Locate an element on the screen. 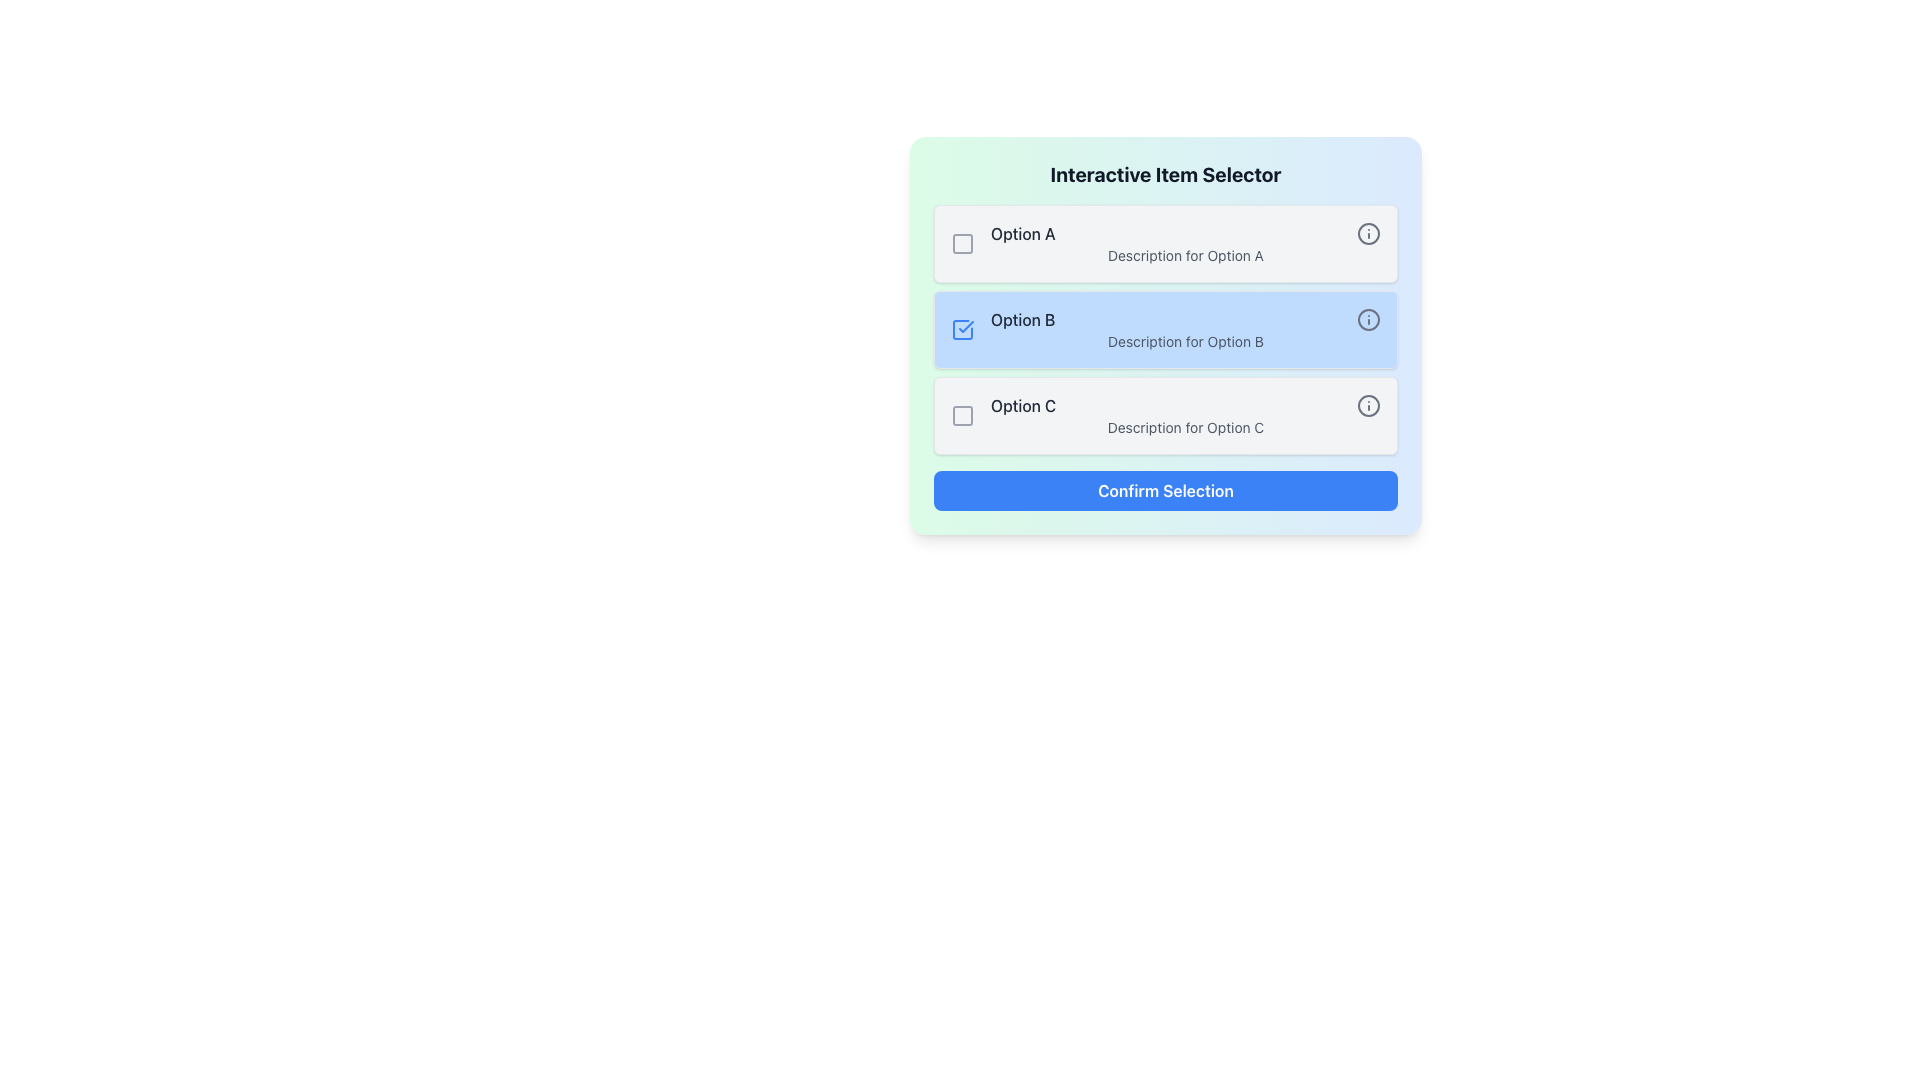 The width and height of the screenshot is (1920, 1080). the checkbox labeled 'Option C' is located at coordinates (963, 415).